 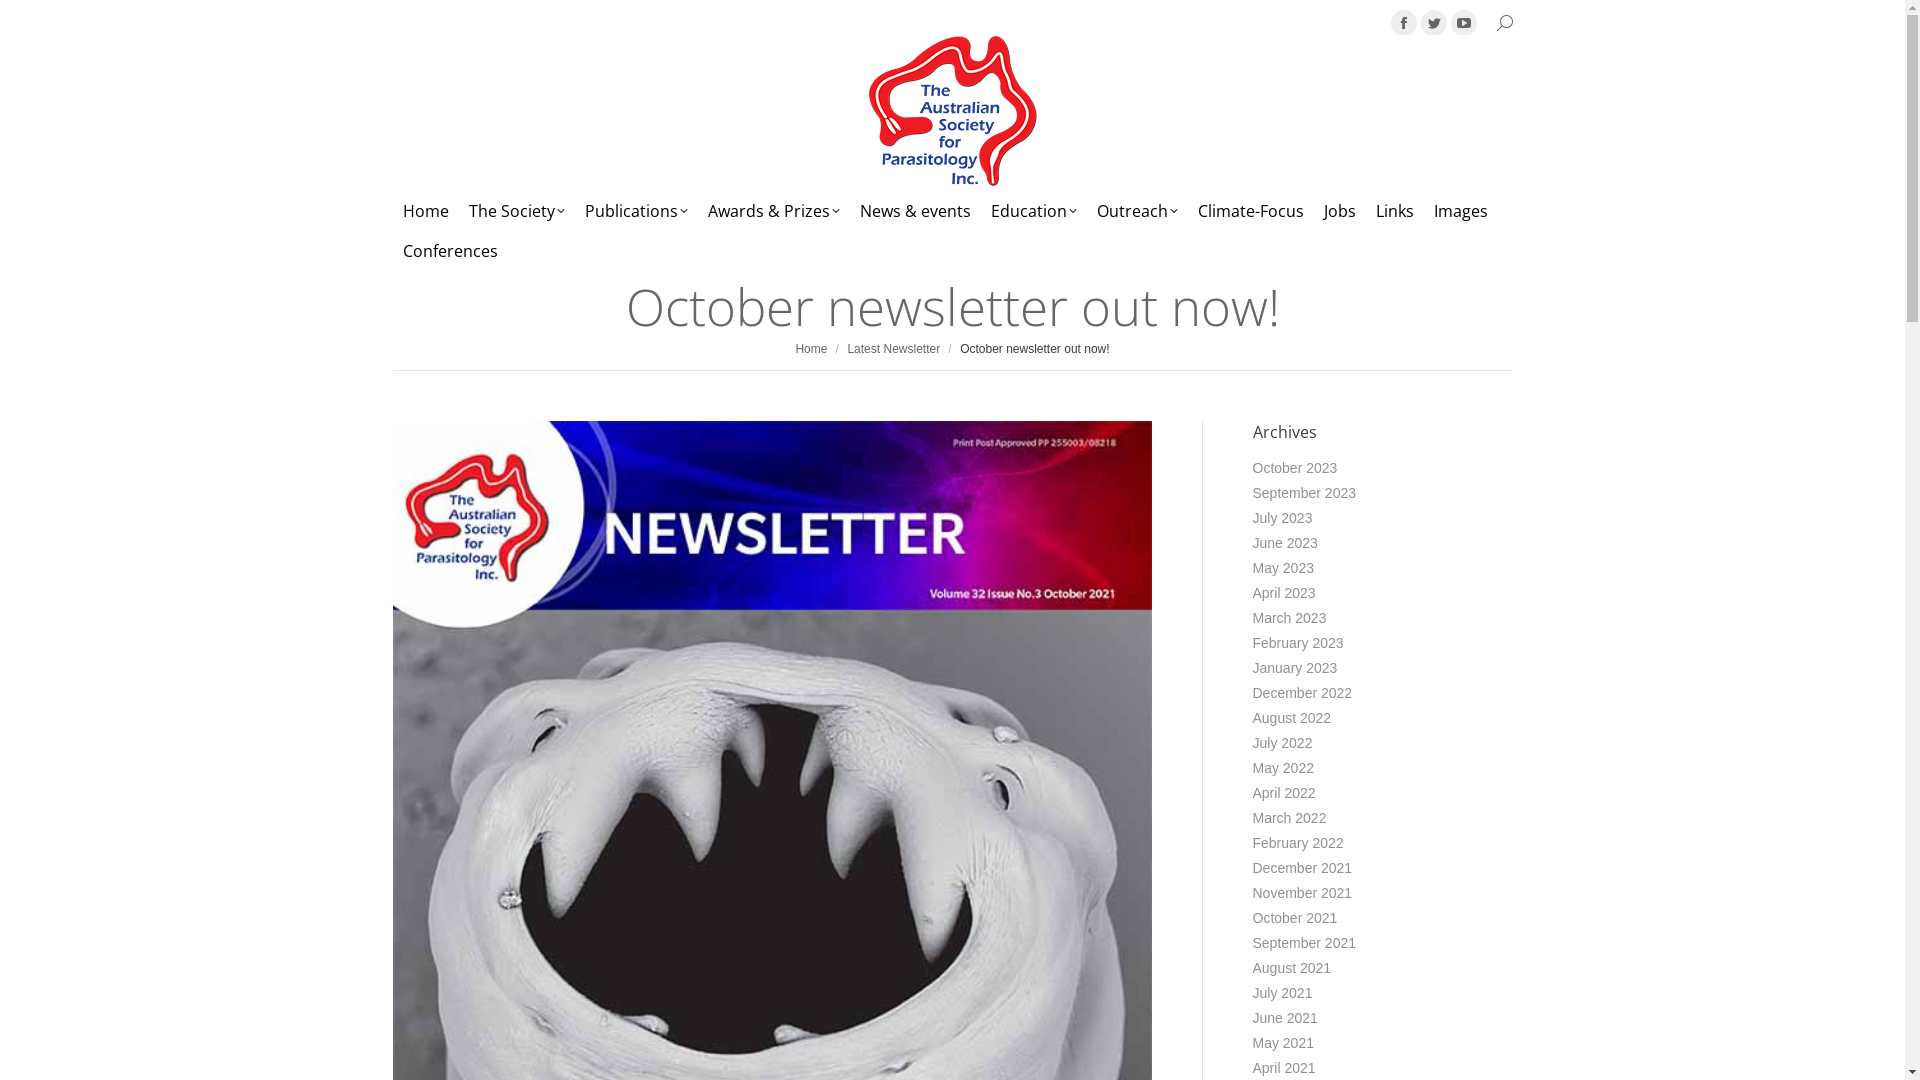 I want to click on 'Education', so click(x=1032, y=211).